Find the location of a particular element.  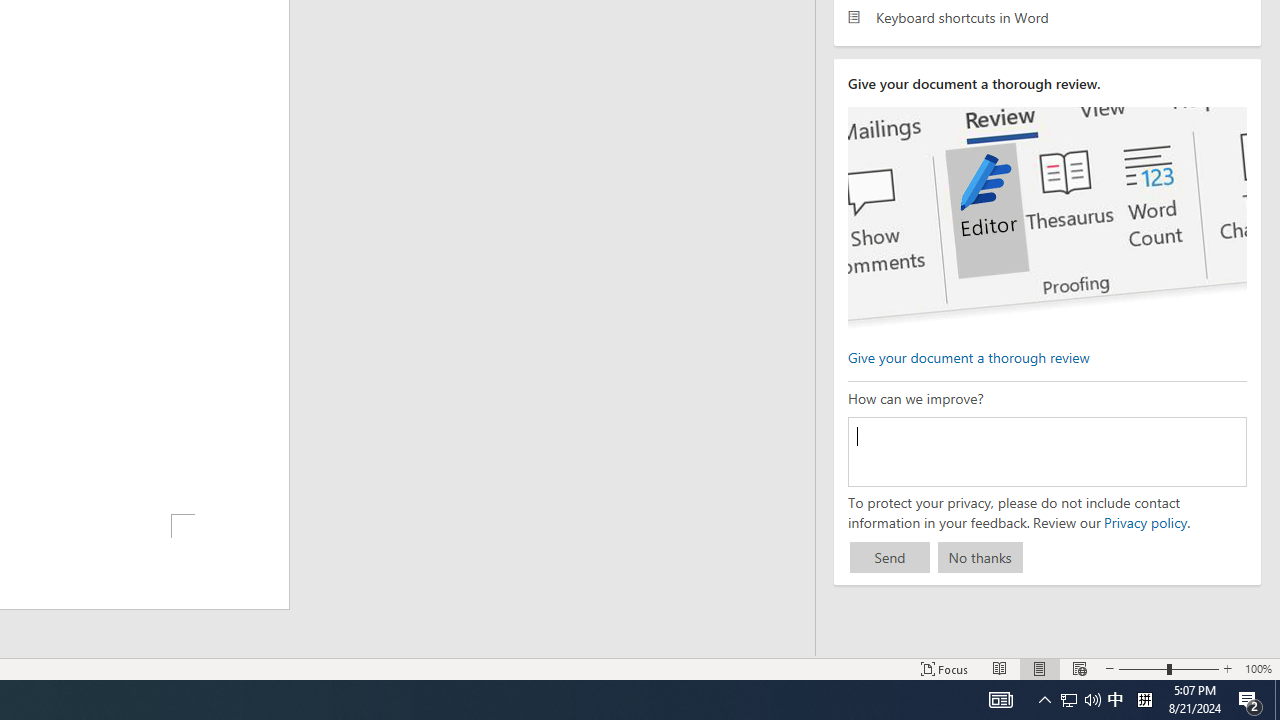

'Zoom Out' is located at coordinates (1143, 669).